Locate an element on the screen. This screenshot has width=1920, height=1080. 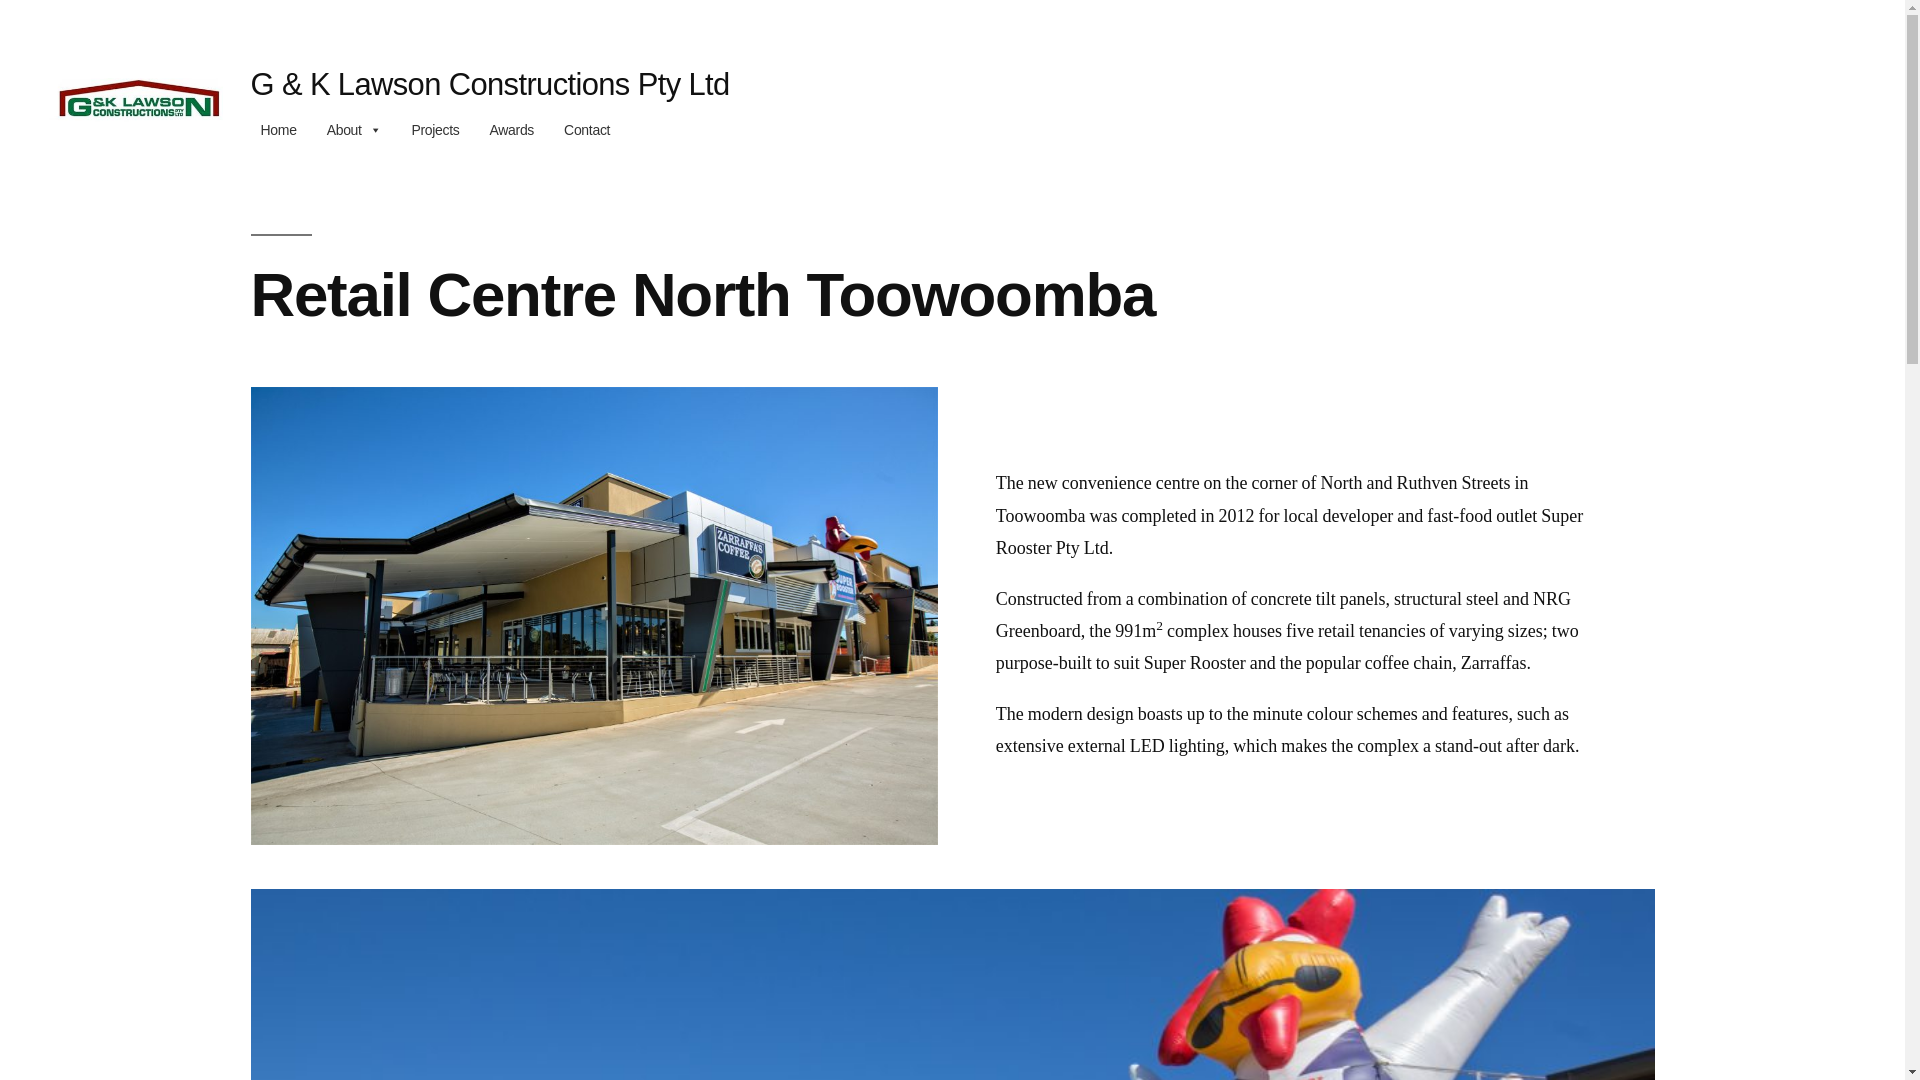
'Home' is located at coordinates (248, 130).